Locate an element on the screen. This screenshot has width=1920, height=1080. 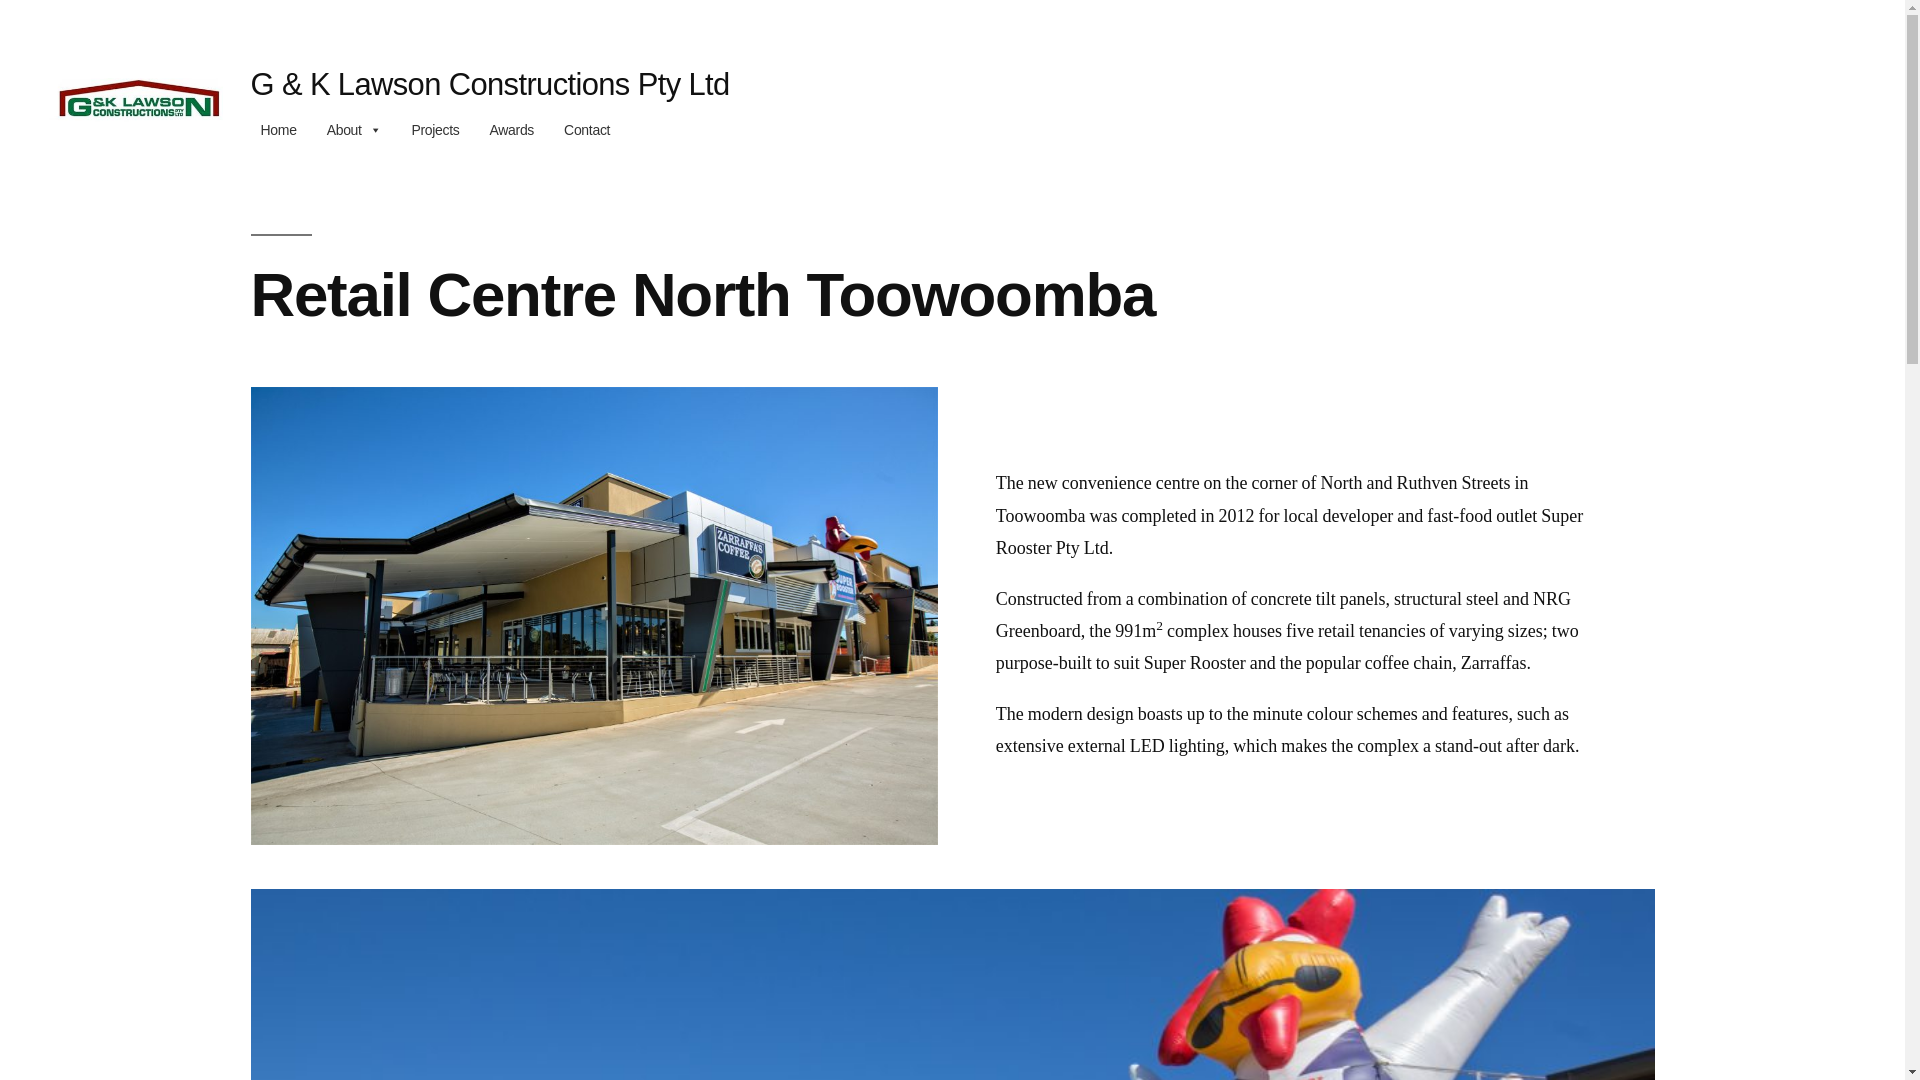
'Home' is located at coordinates (248, 130).